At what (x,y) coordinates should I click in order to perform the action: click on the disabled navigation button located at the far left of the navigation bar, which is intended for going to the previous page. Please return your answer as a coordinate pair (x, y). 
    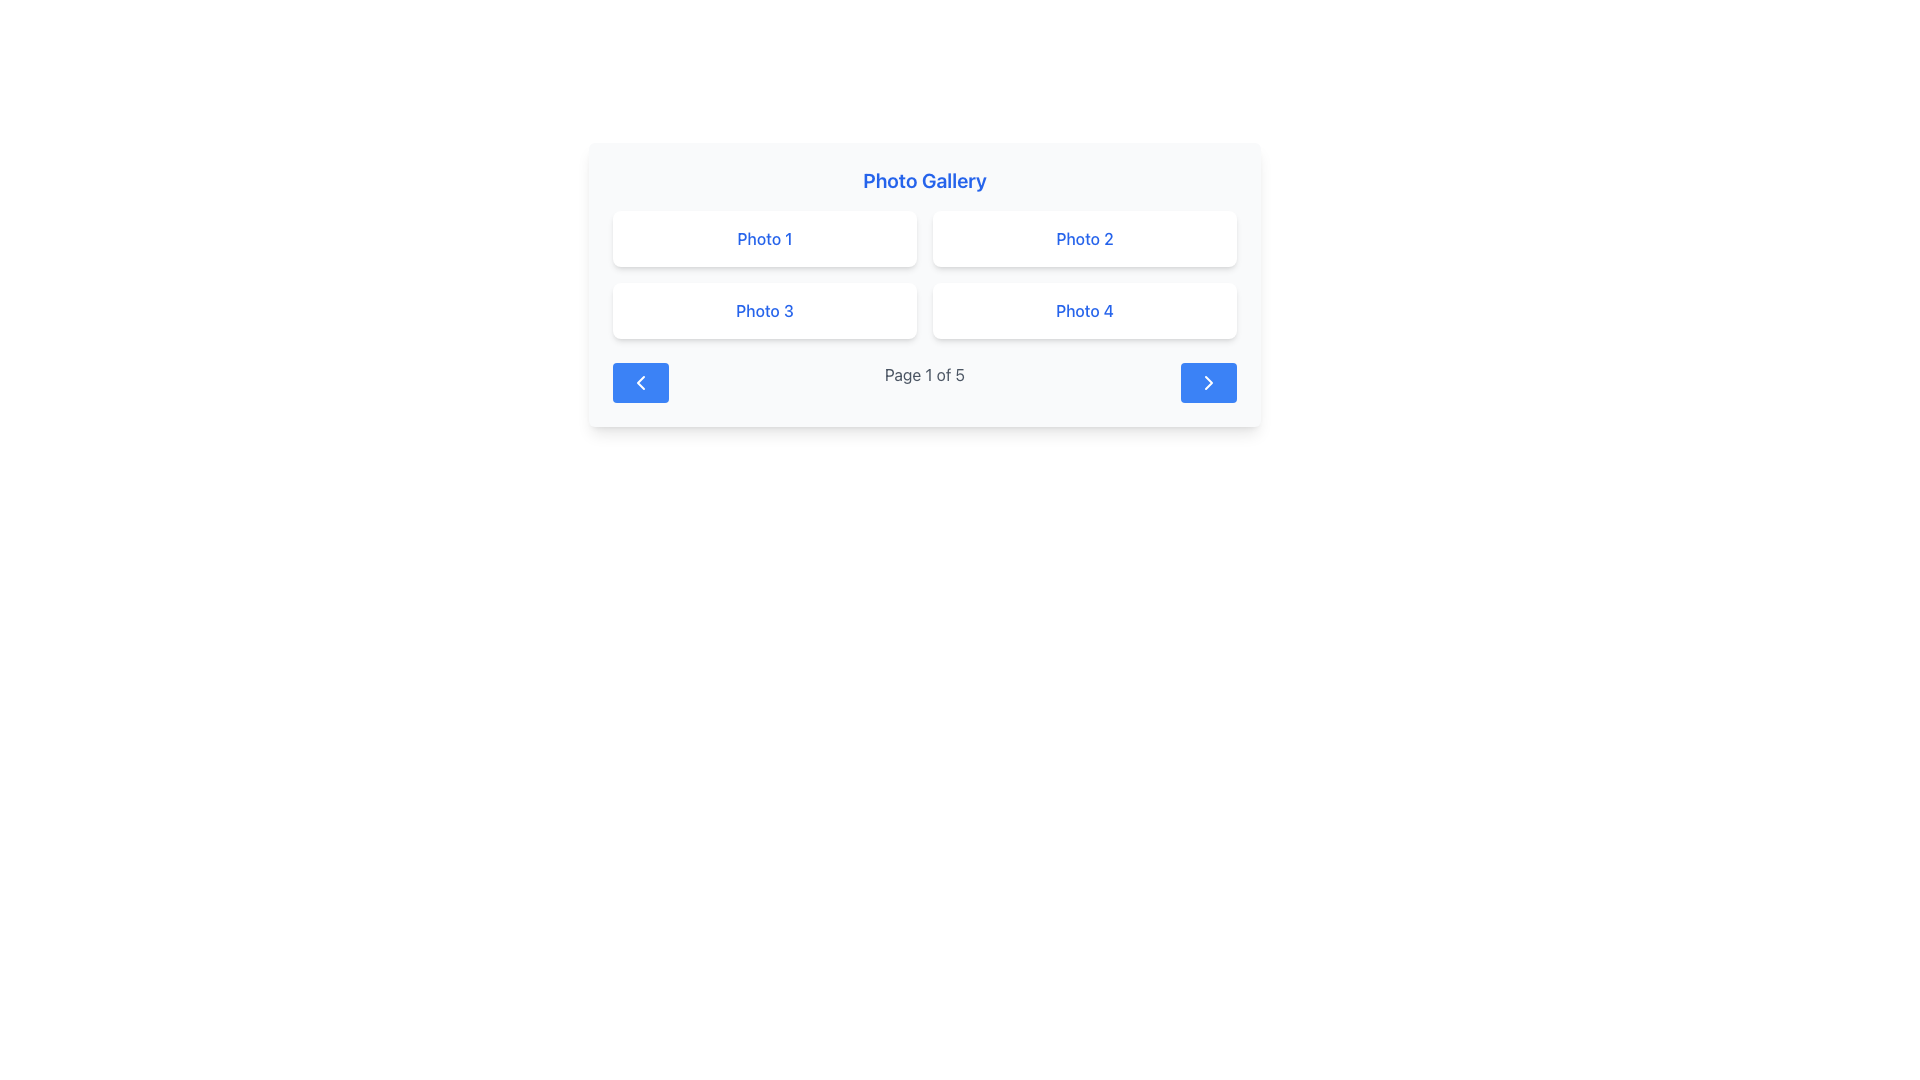
    Looking at the image, I should click on (641, 382).